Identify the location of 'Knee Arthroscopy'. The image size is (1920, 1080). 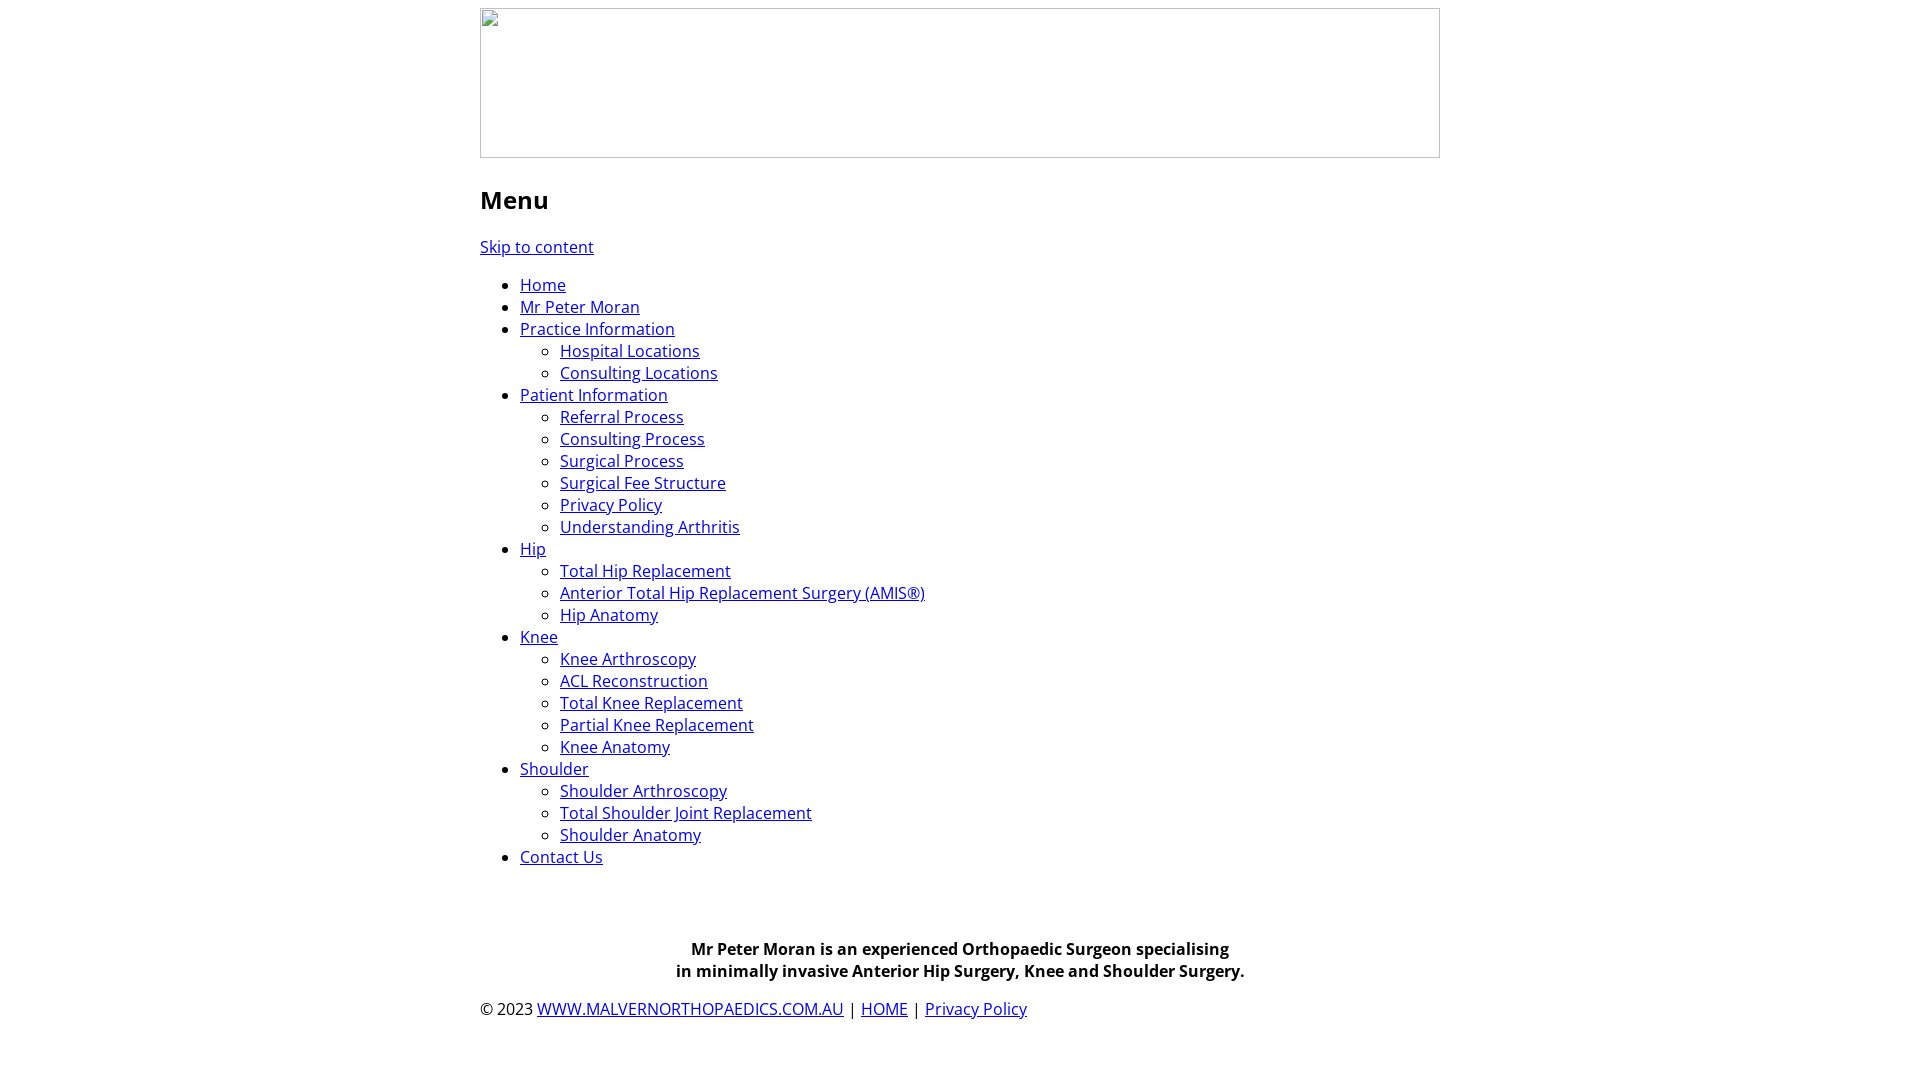
(627, 659).